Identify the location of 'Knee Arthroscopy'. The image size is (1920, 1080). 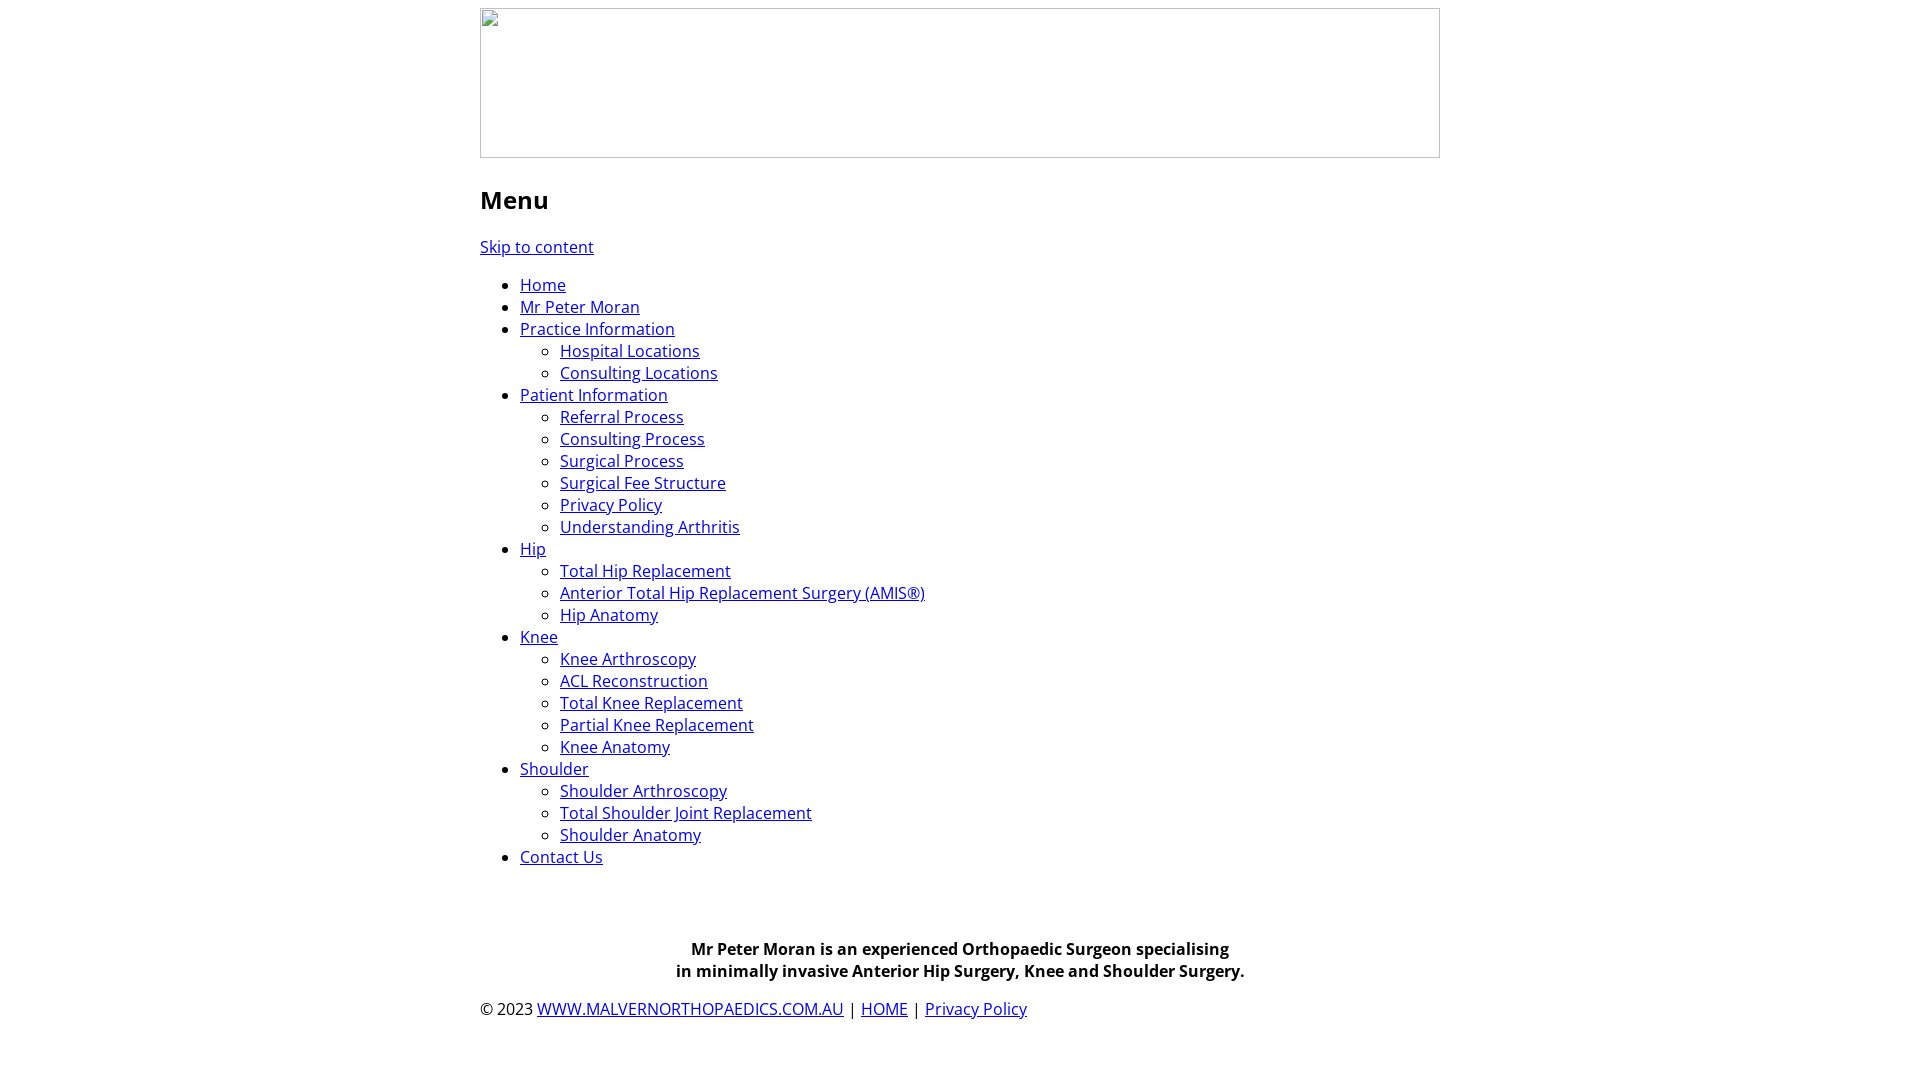
(627, 659).